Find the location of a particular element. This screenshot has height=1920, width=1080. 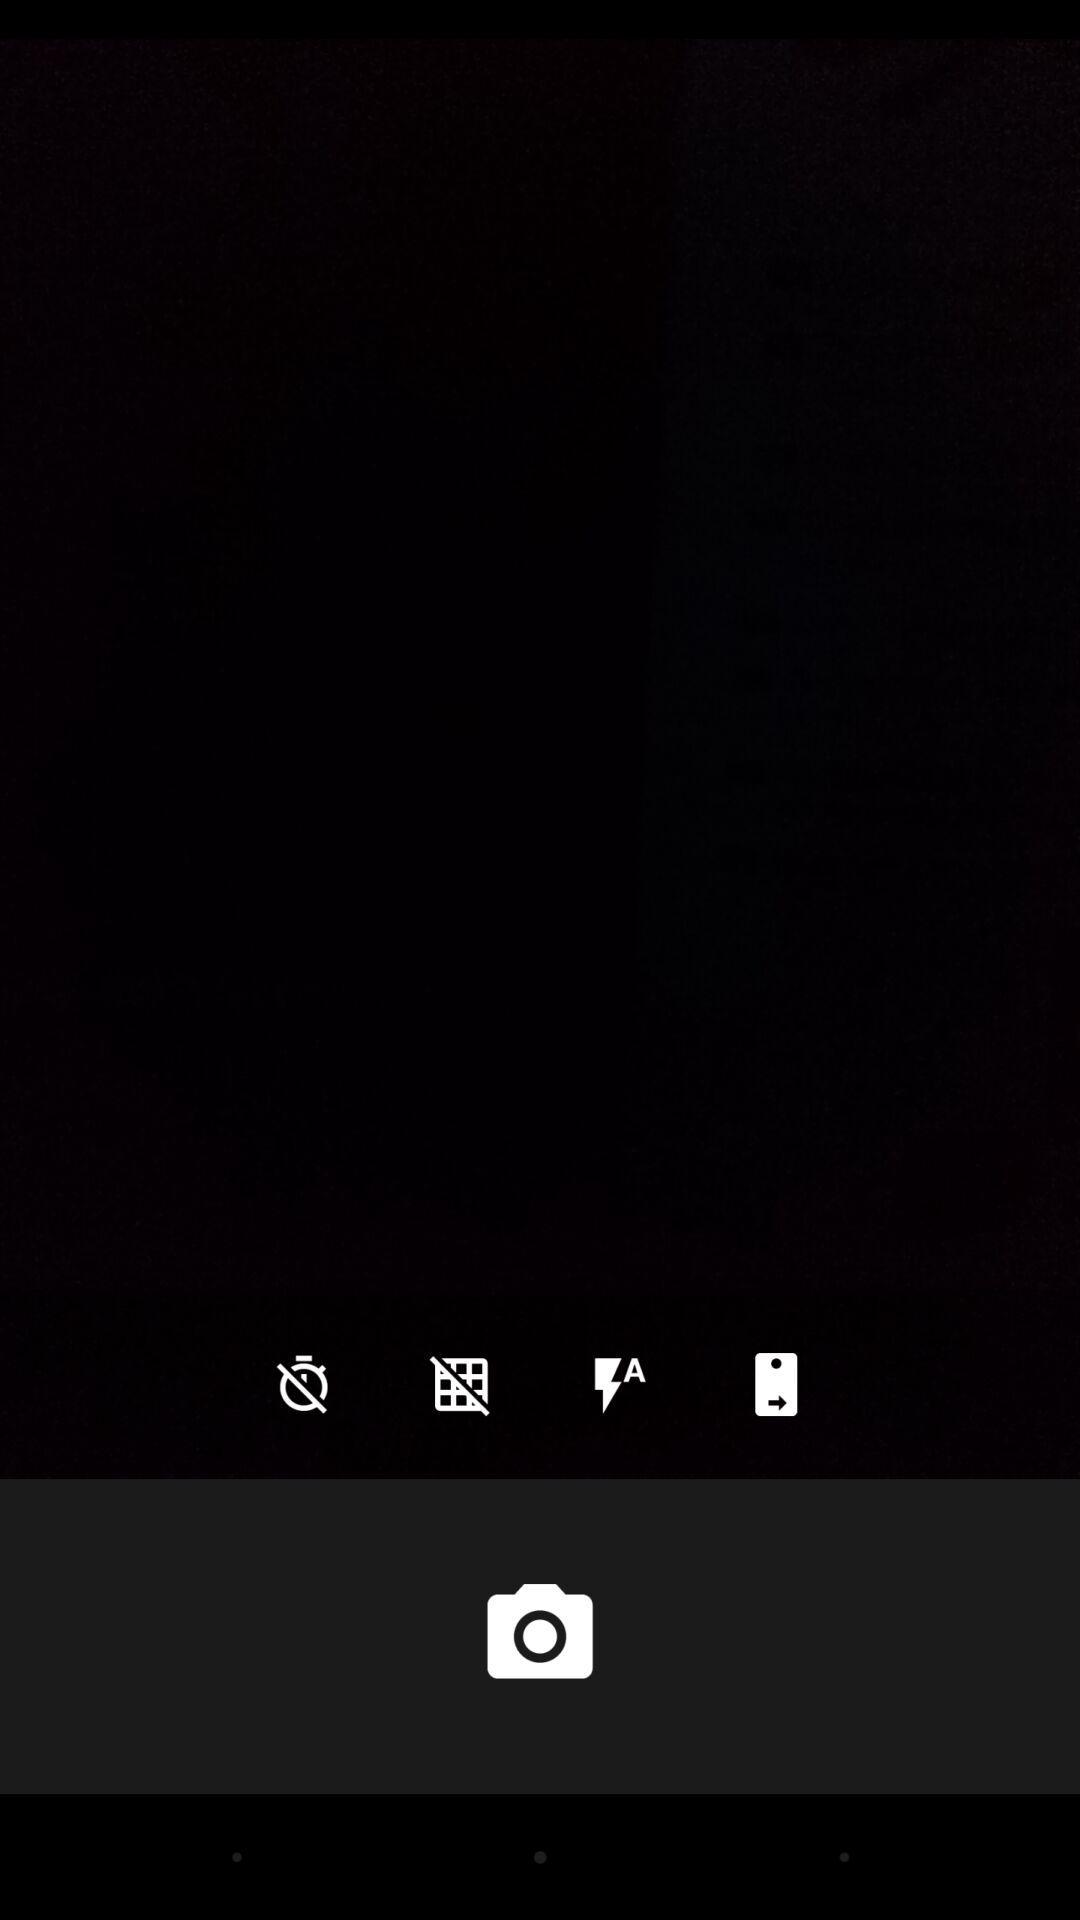

the flash icon is located at coordinates (617, 1383).